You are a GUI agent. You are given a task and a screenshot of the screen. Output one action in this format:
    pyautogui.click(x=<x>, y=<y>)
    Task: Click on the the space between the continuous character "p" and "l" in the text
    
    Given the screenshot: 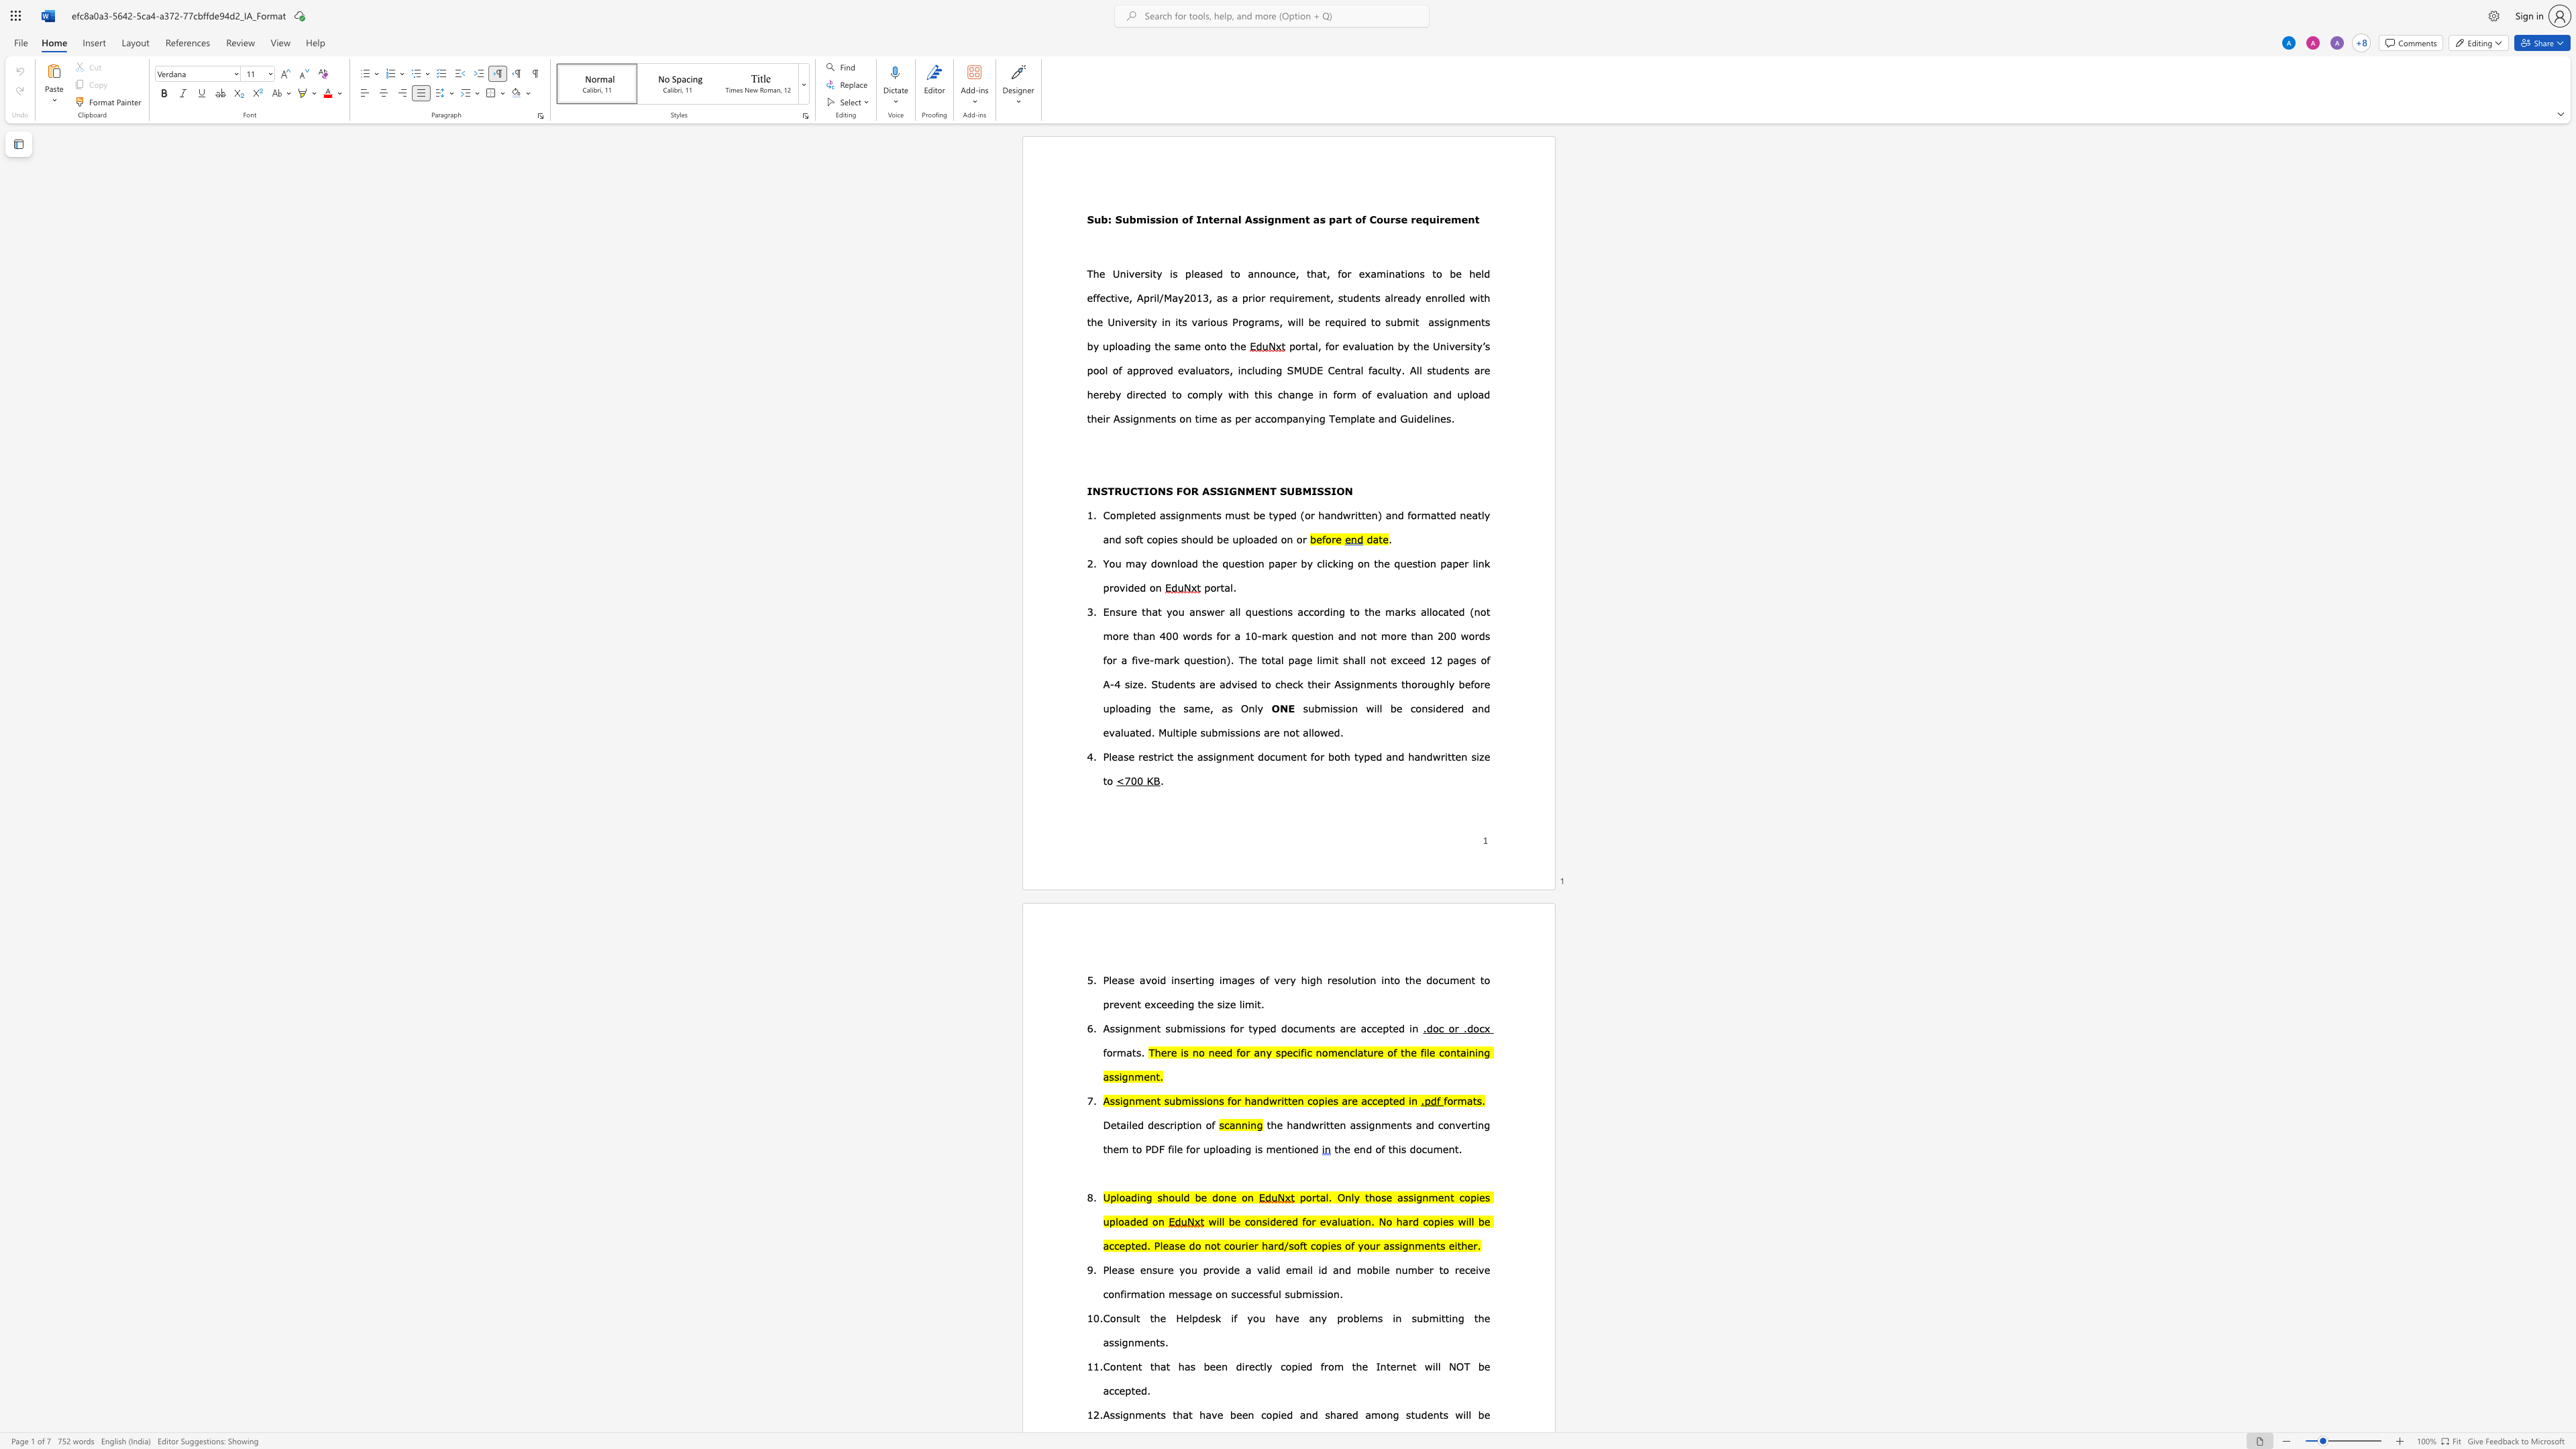 What is the action you would take?
    pyautogui.click(x=1212, y=394)
    